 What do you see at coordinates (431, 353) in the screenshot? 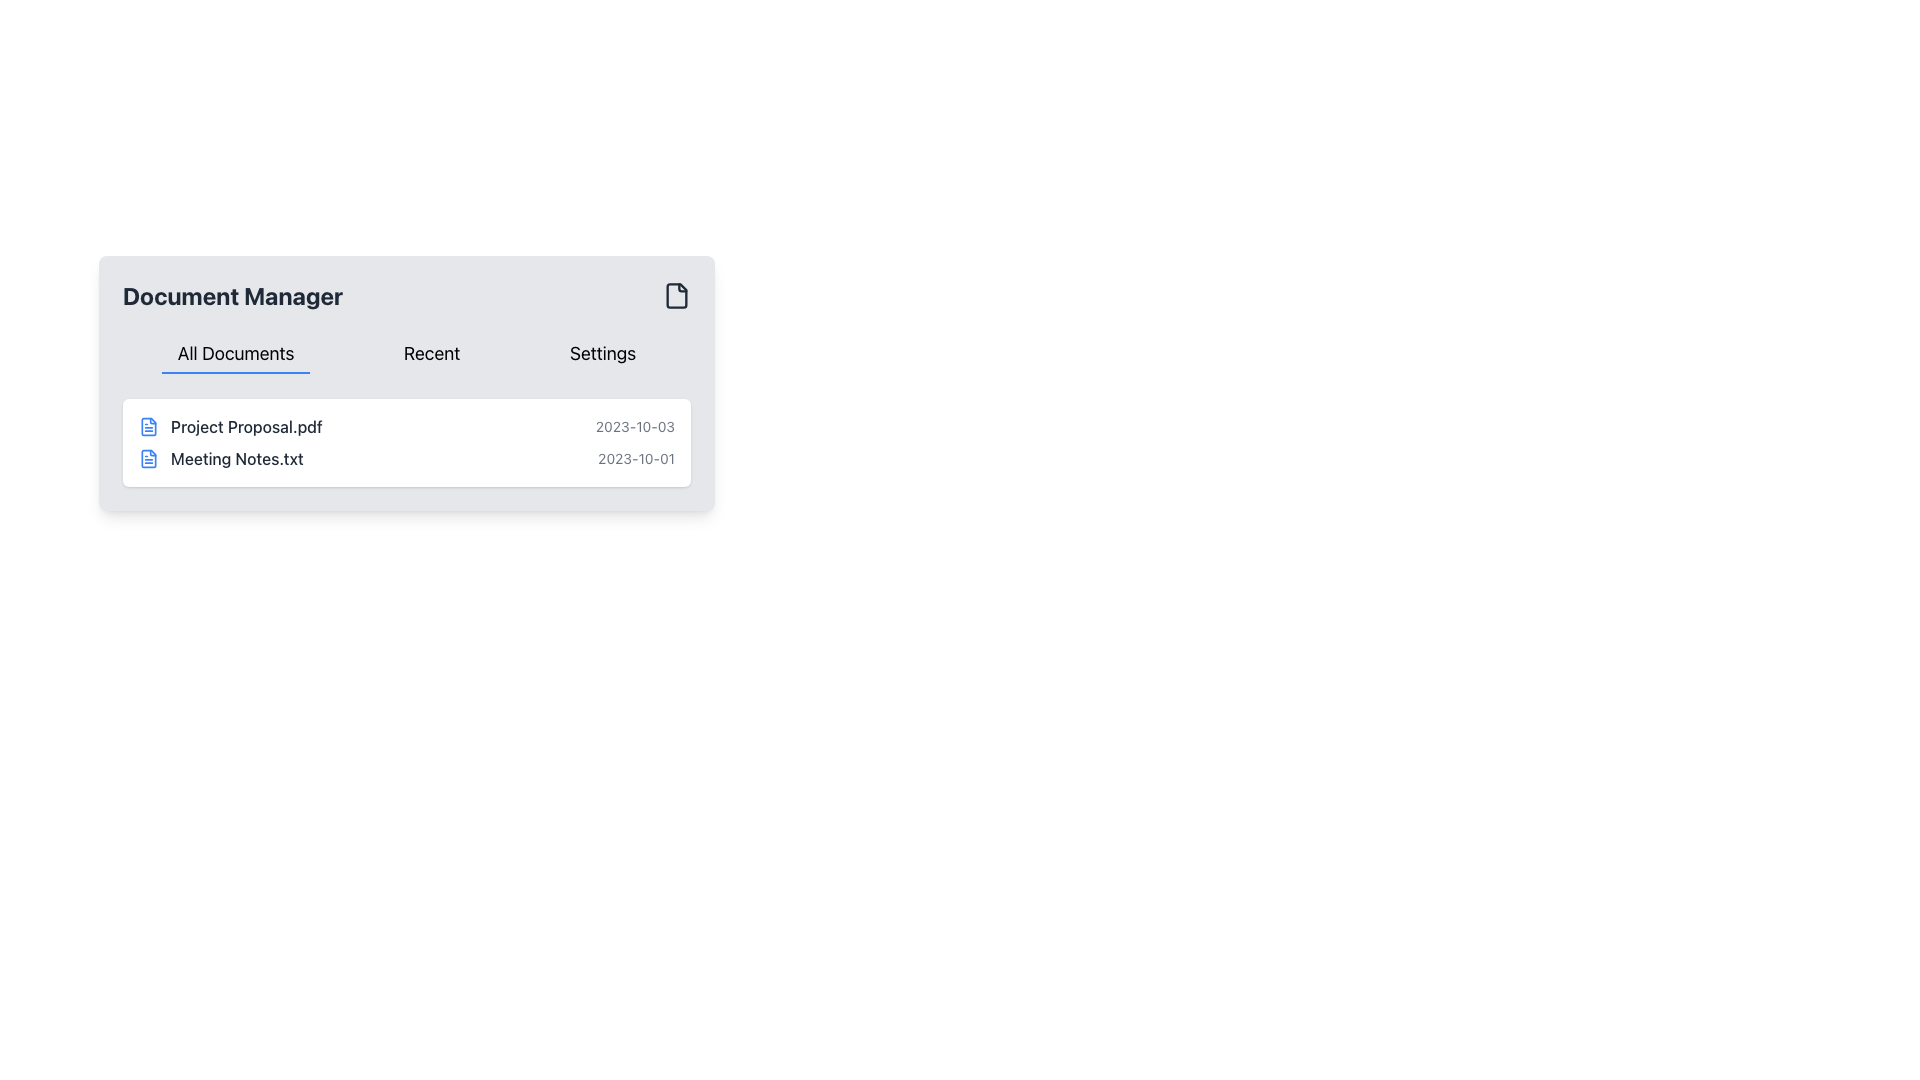
I see `the 'Recent' tab, which is the second tab in a horizontal menu located near the top of the card` at bounding box center [431, 353].